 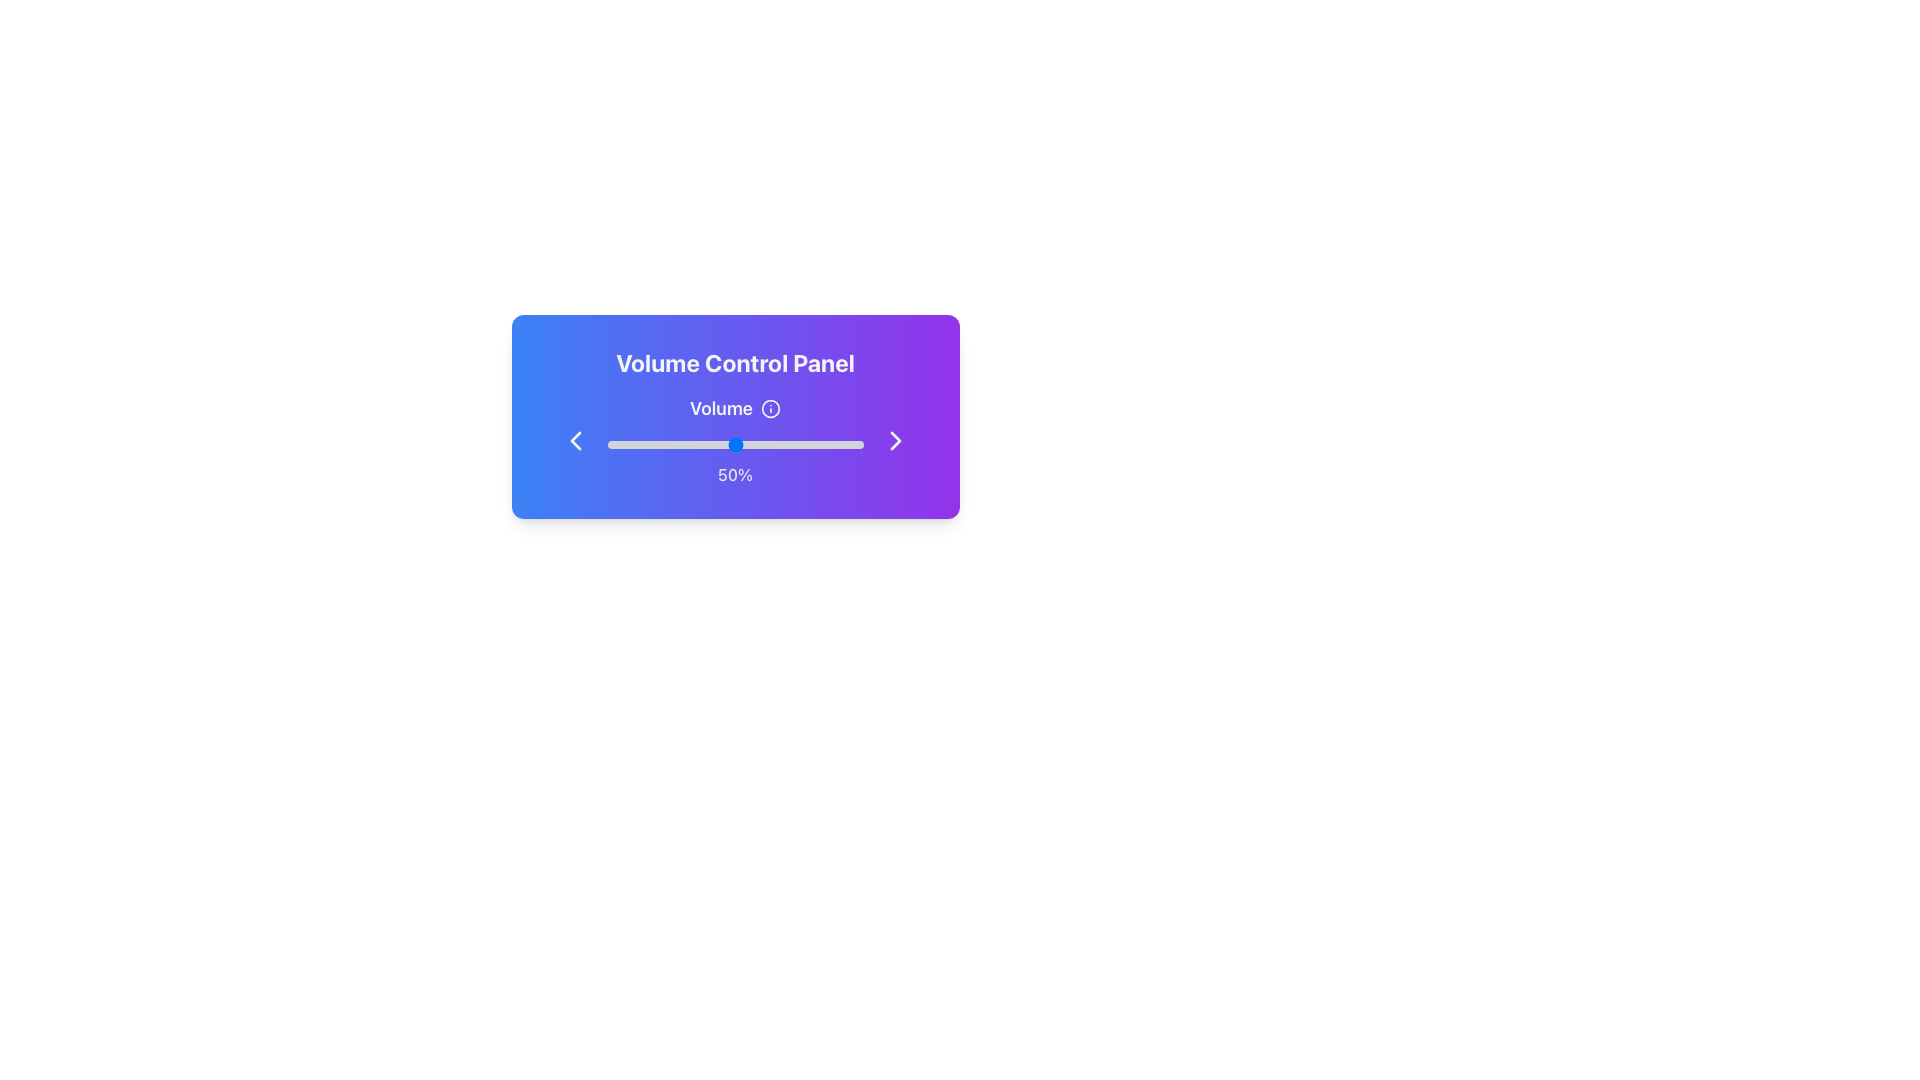 I want to click on the slider, so click(x=679, y=443).